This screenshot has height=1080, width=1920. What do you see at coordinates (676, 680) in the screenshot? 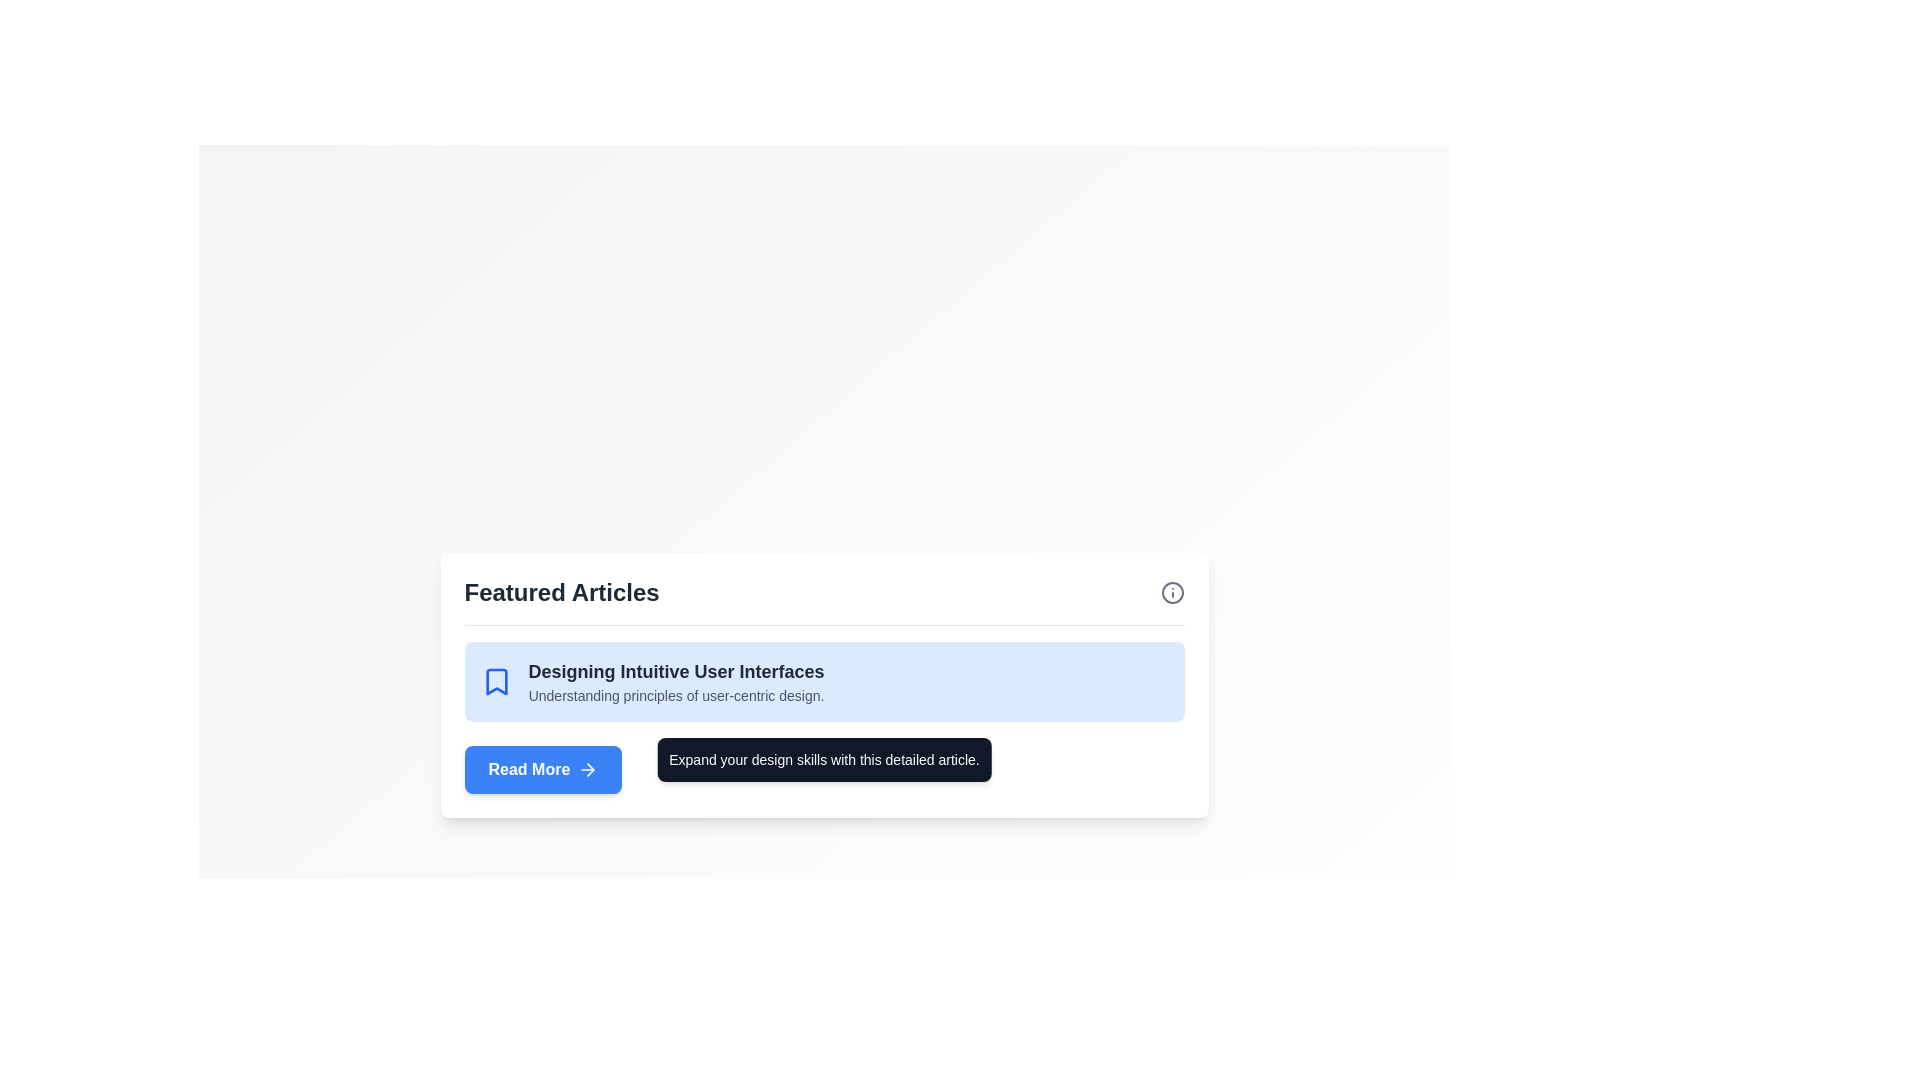
I see `the associated details of the text content titled 'Designing Intuitive User Interfaces' which is displayed in a rectangular card with a light blue background` at bounding box center [676, 680].